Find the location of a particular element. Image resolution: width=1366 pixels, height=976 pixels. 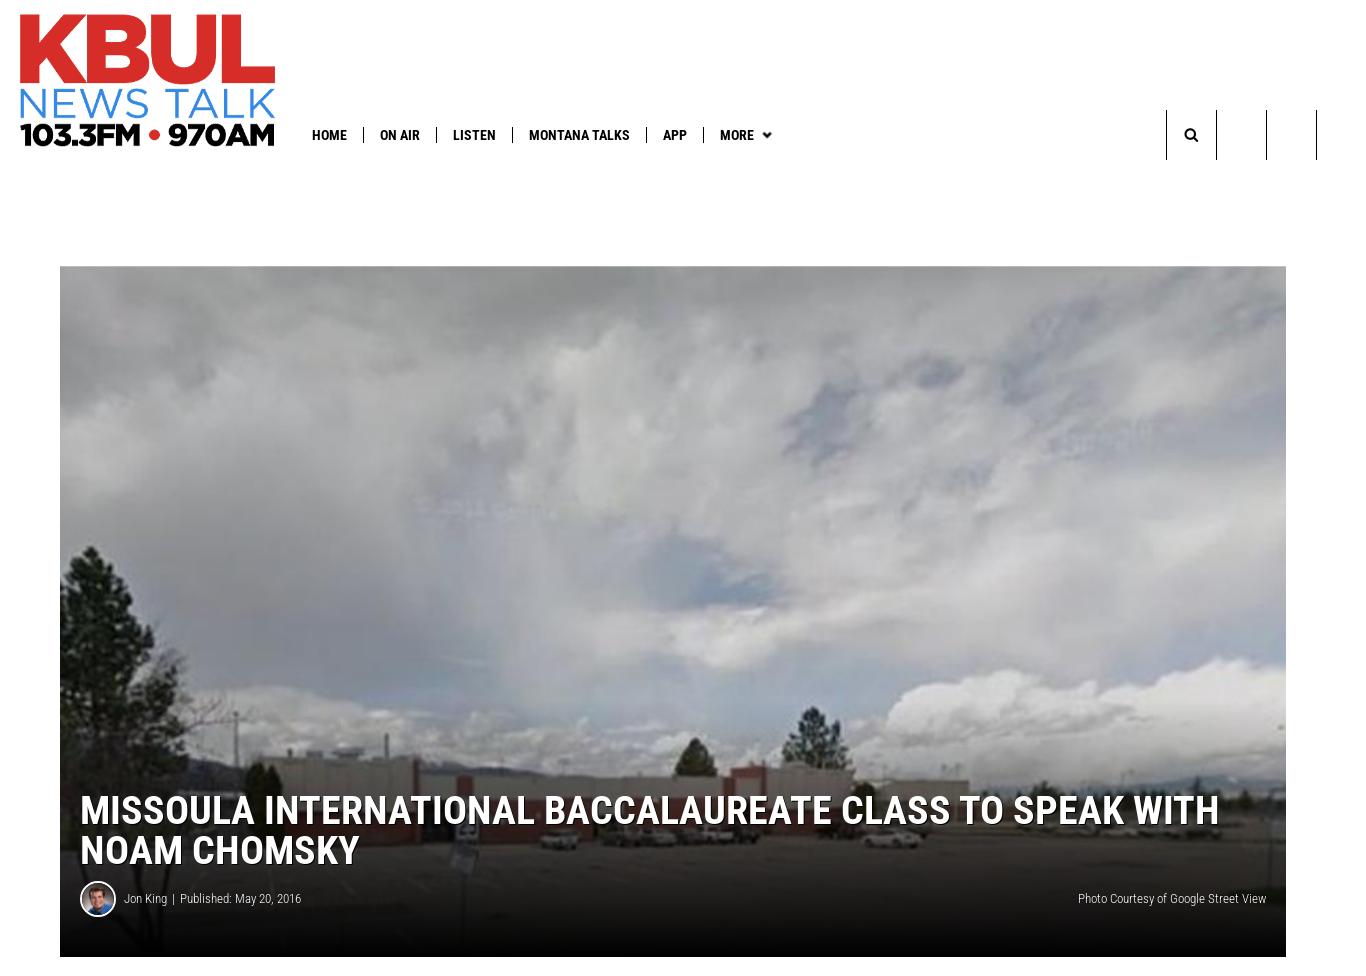

'Statewide News' is located at coordinates (479, 174).